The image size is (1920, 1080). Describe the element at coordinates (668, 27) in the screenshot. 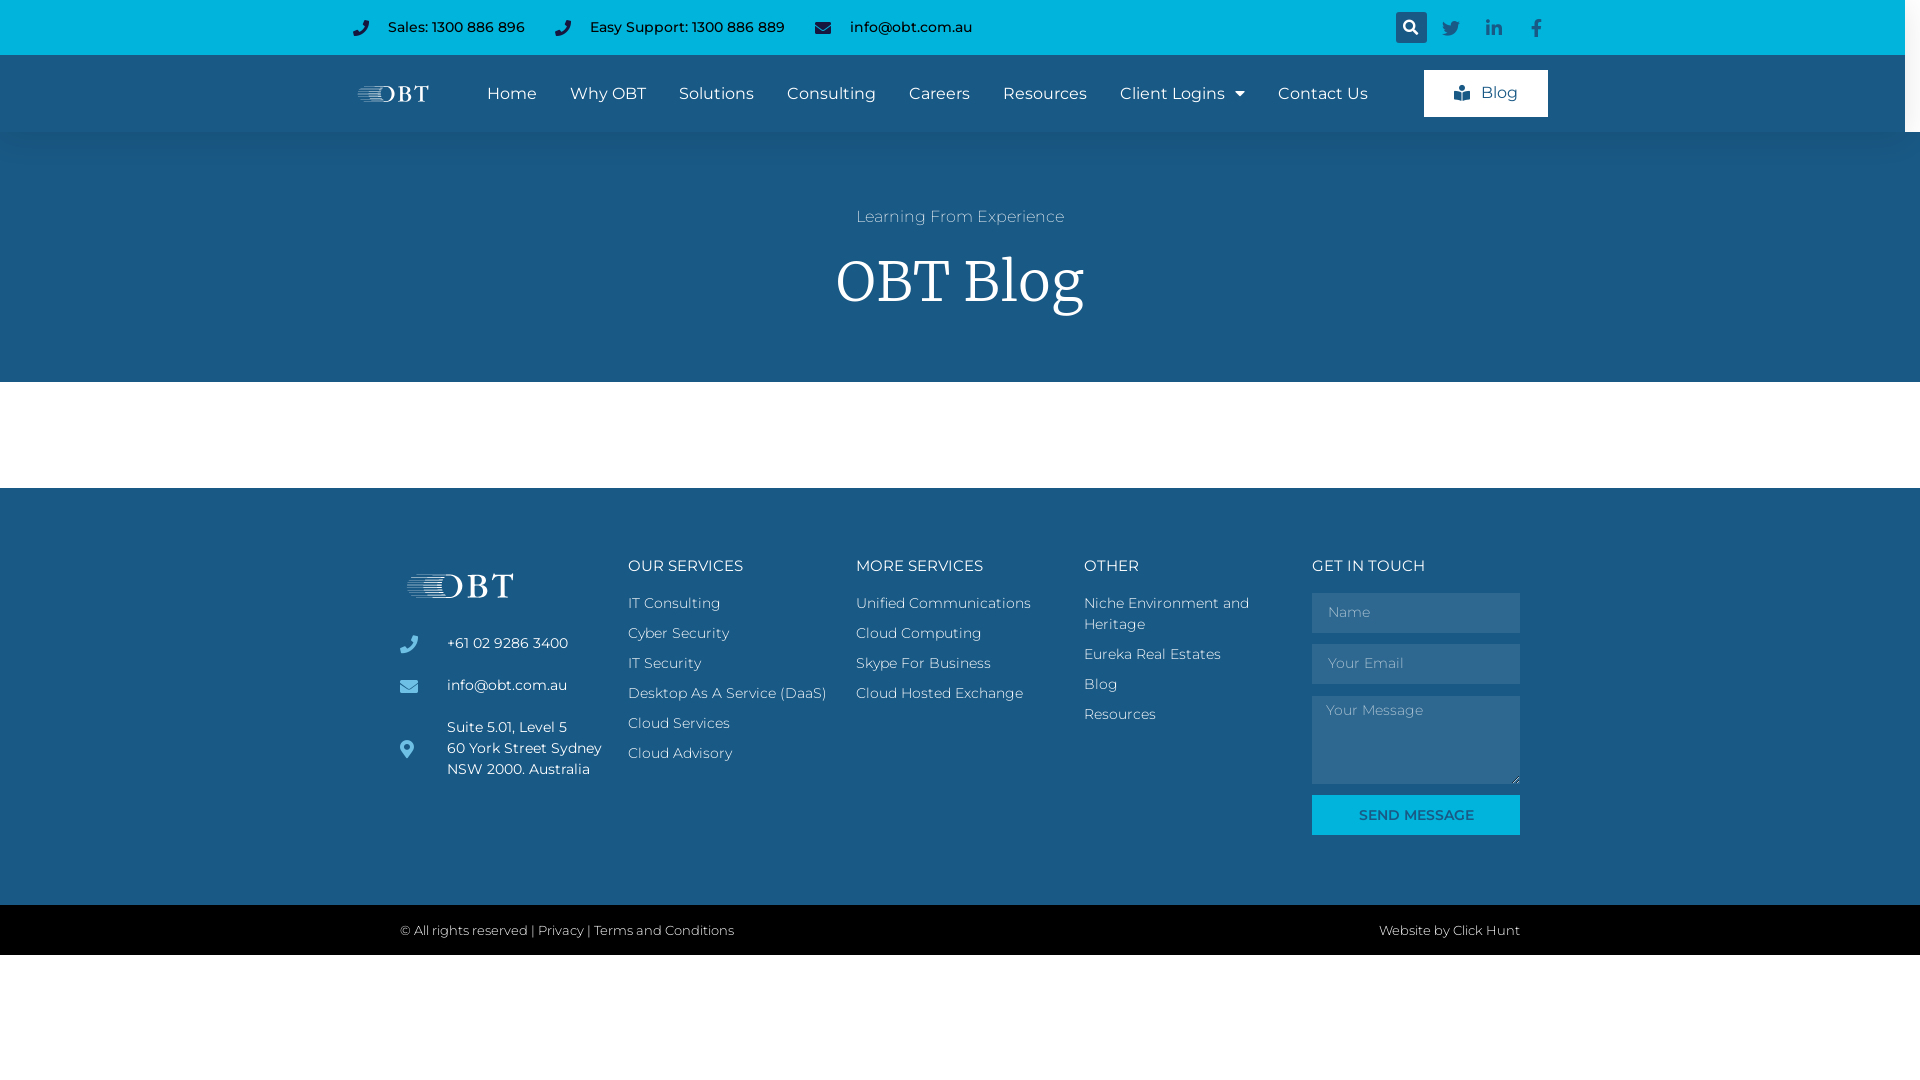

I see `'Easy Support: 1300 886 889'` at that location.